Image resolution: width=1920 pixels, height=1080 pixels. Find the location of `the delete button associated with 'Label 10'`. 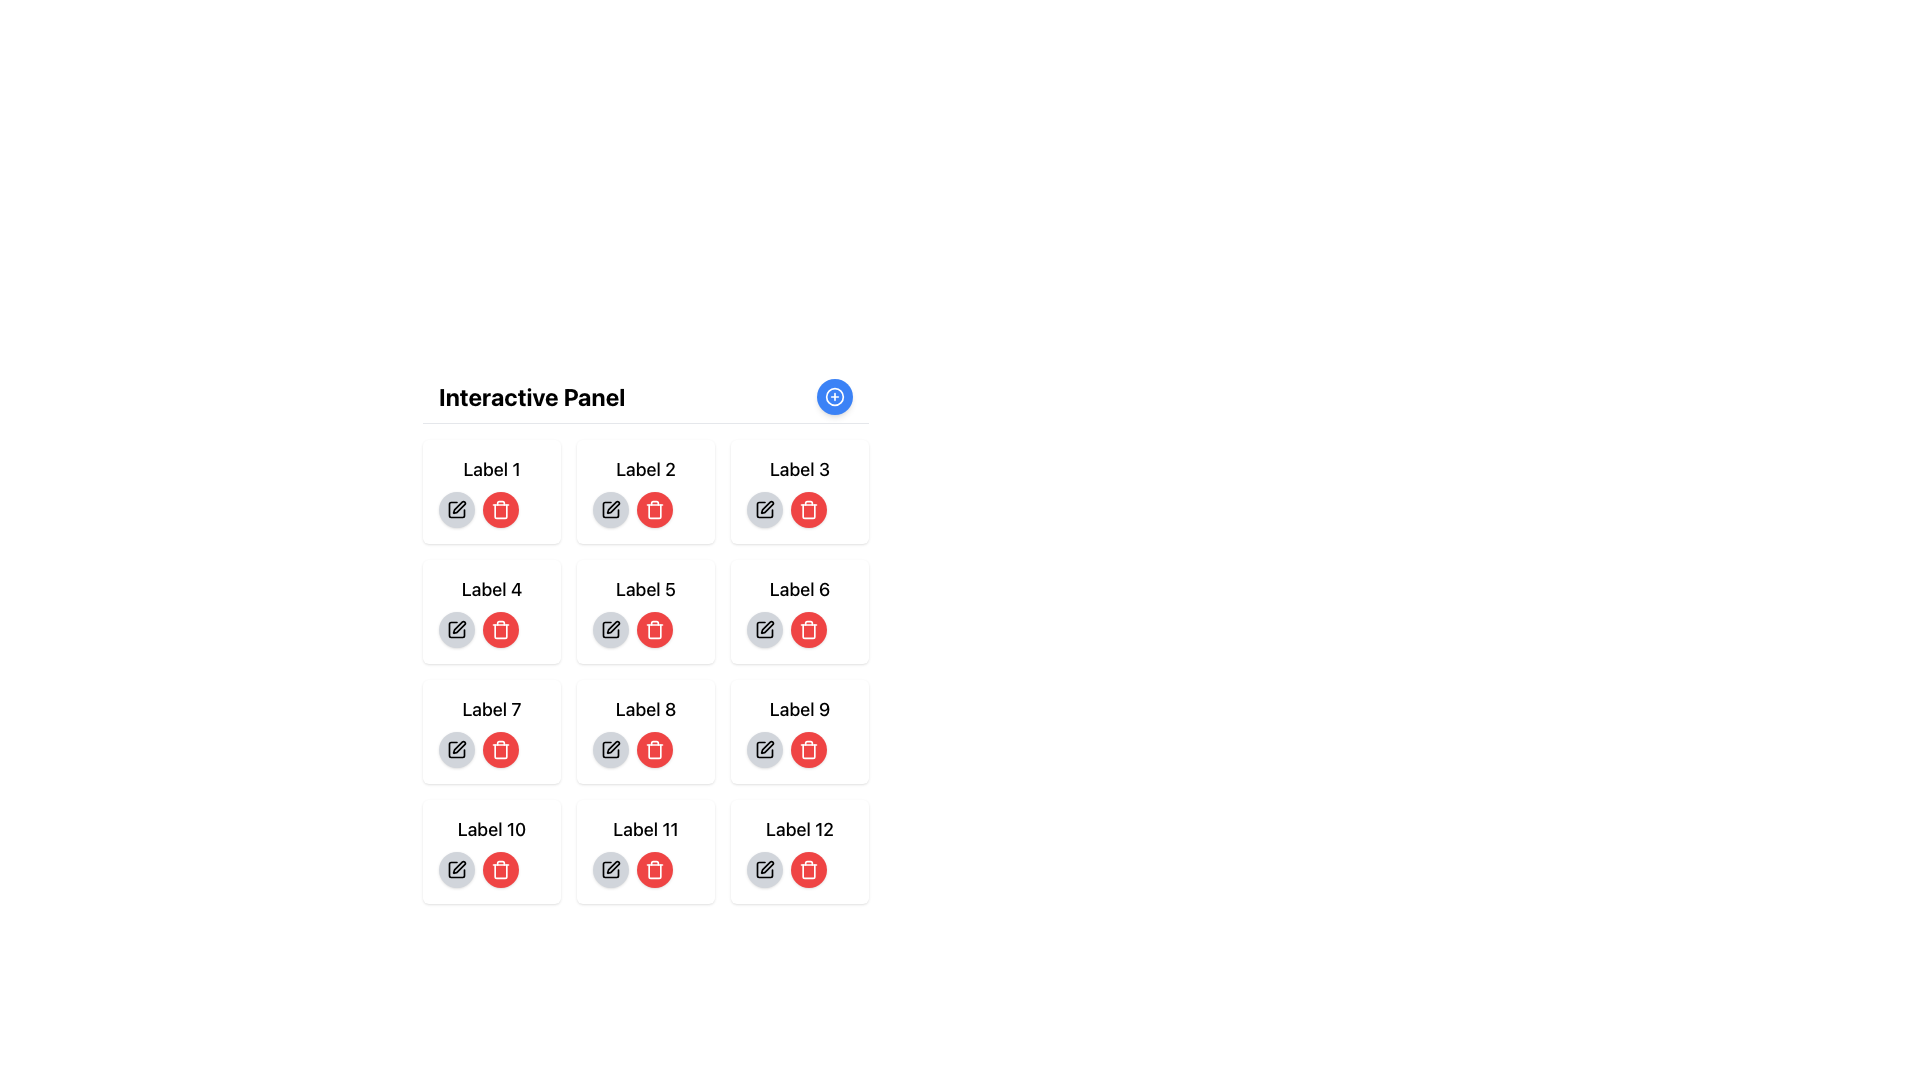

the delete button associated with 'Label 10' is located at coordinates (500, 869).